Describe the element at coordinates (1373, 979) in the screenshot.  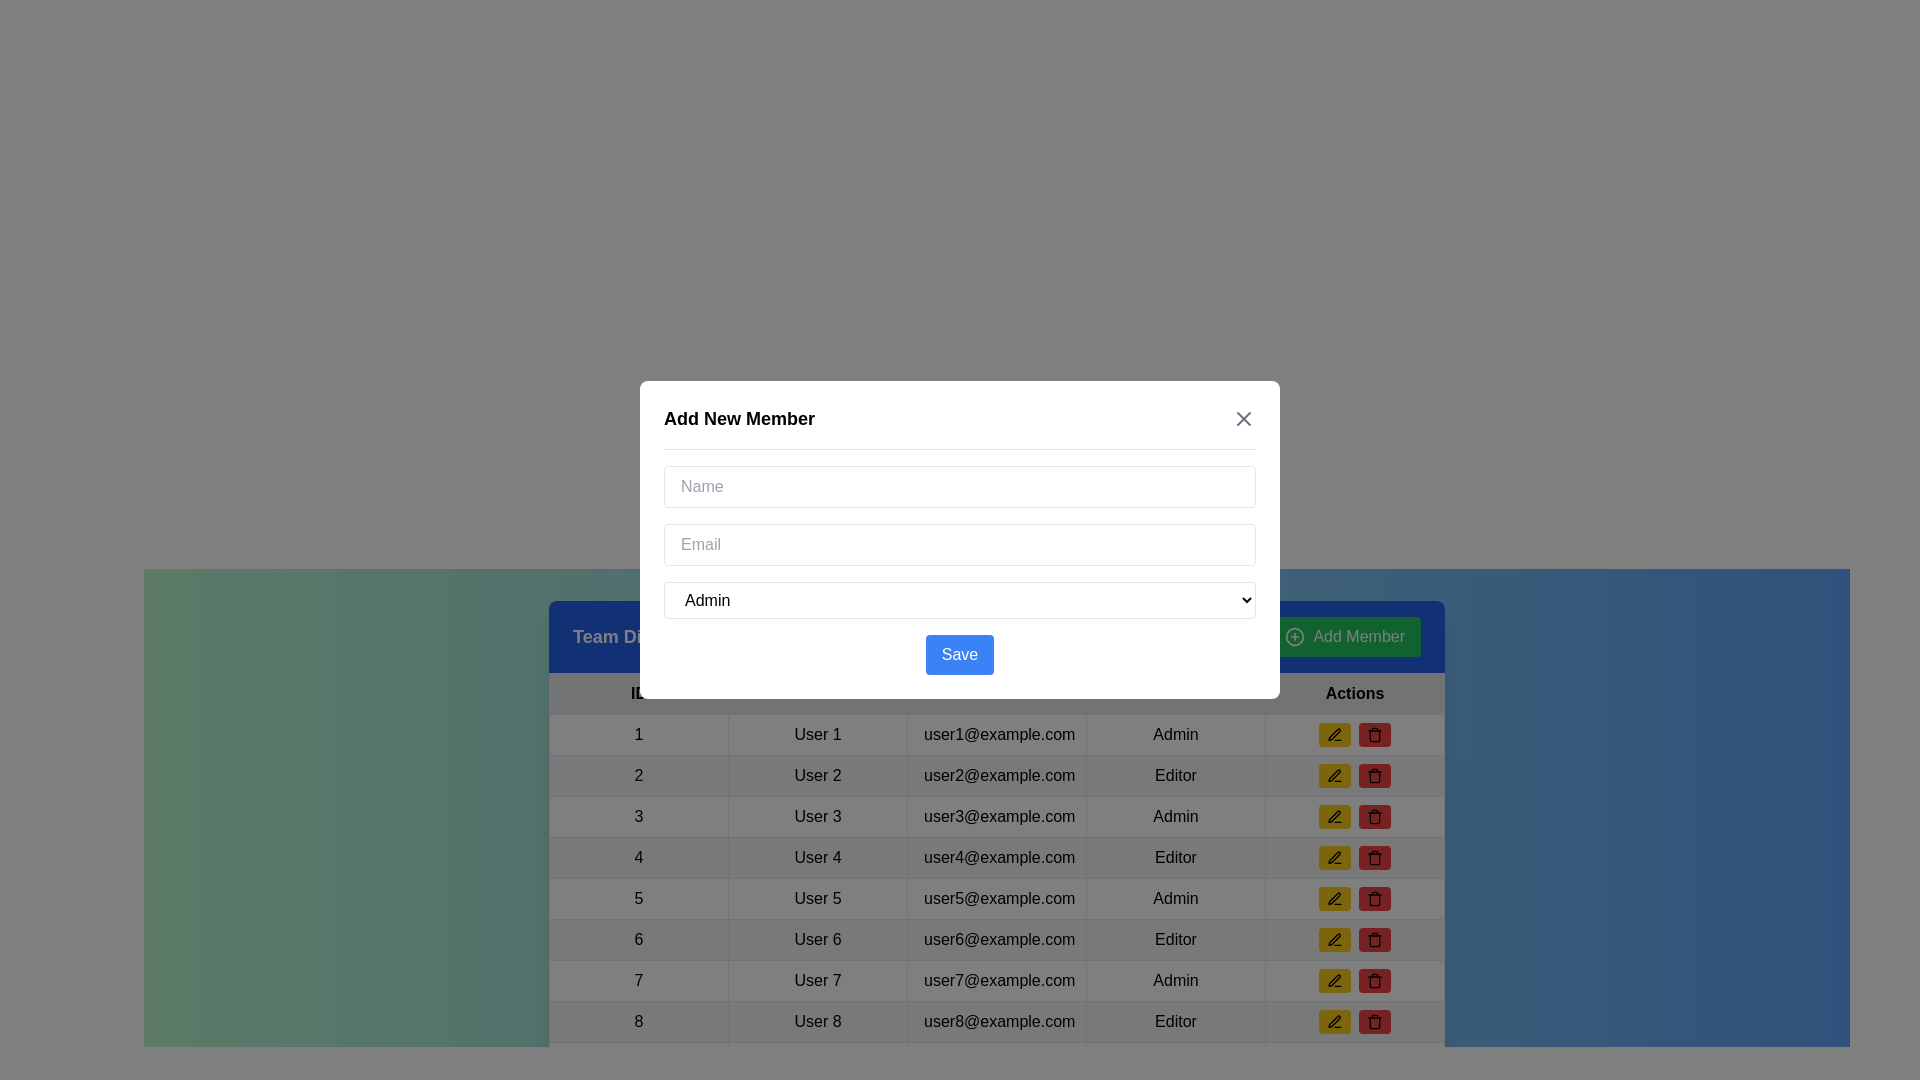
I see `the trash can icon located within the red button in the 'Actions' column of the last row of the user entry list` at that location.